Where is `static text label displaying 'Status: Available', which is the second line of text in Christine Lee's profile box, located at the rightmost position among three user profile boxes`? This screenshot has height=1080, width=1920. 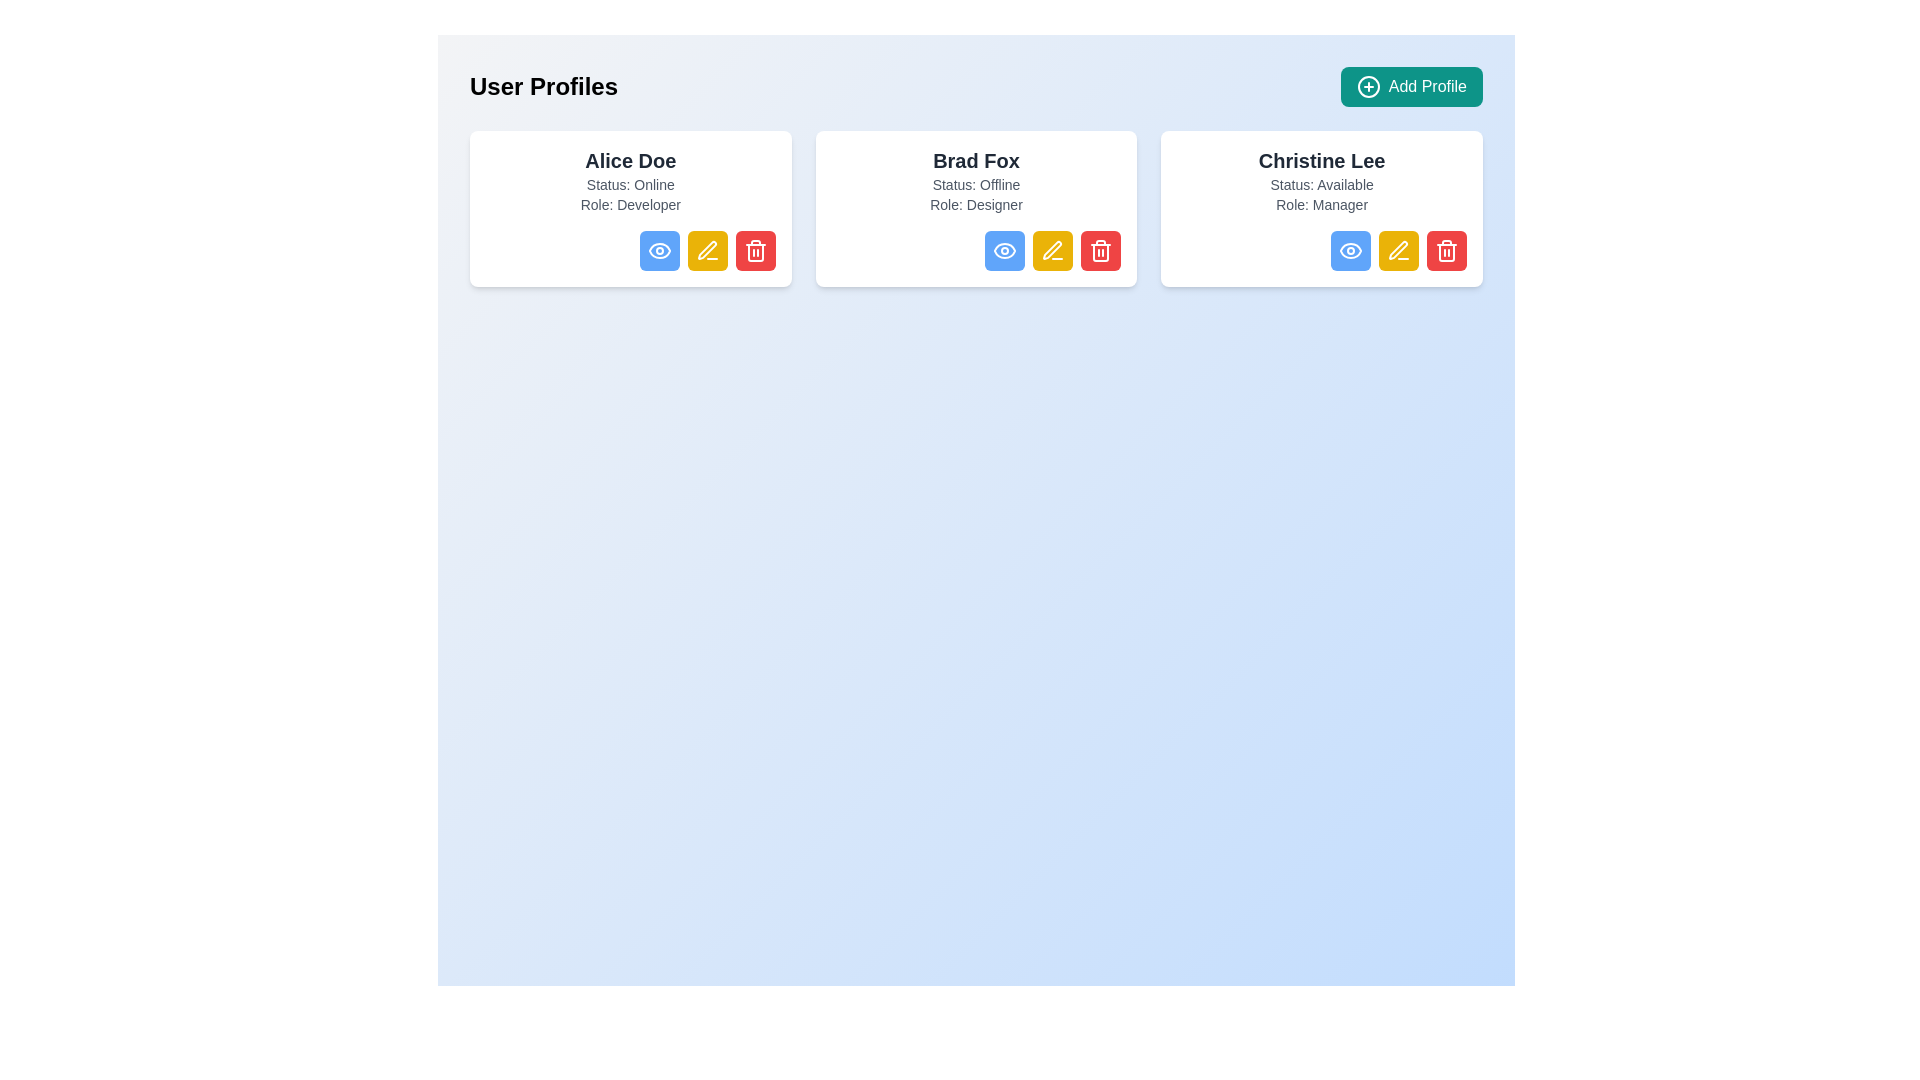
static text label displaying 'Status: Available', which is the second line of text in Christine Lee's profile box, located at the rightmost position among three user profile boxes is located at coordinates (1322, 185).